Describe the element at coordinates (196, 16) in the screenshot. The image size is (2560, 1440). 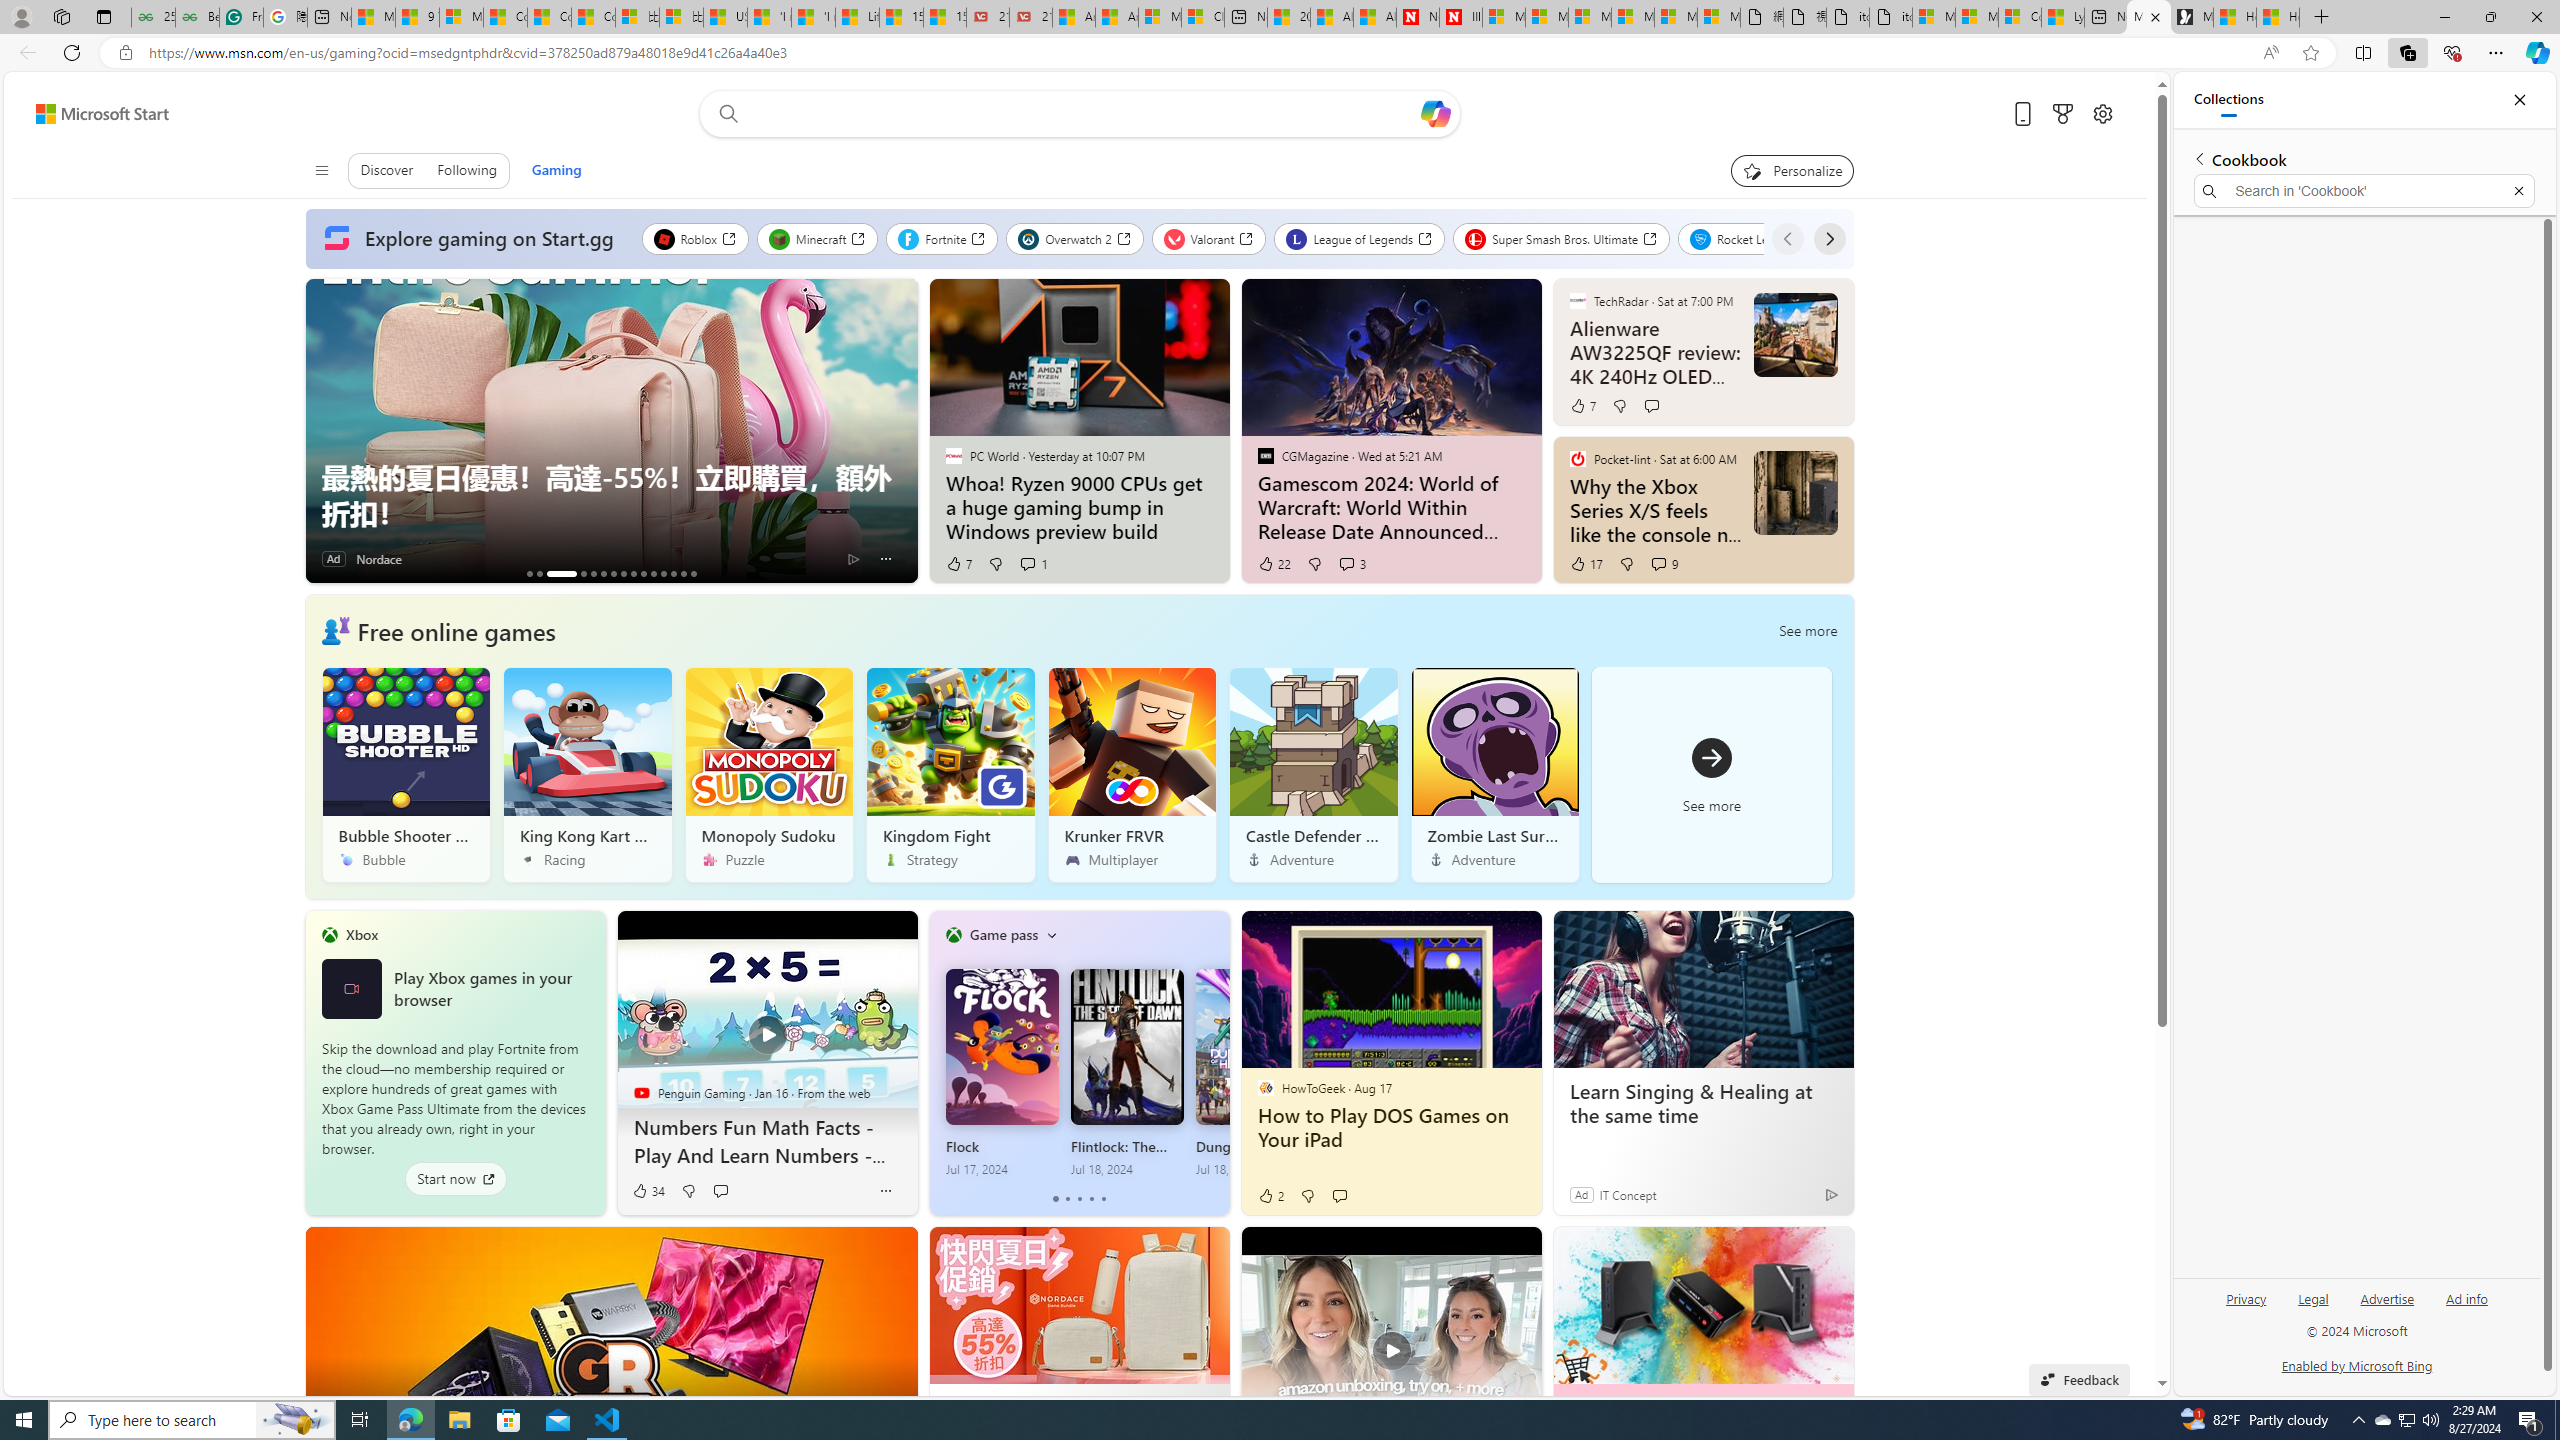
I see `'Best SSL Certificates Provider in India - GeeksforGeeks'` at that location.